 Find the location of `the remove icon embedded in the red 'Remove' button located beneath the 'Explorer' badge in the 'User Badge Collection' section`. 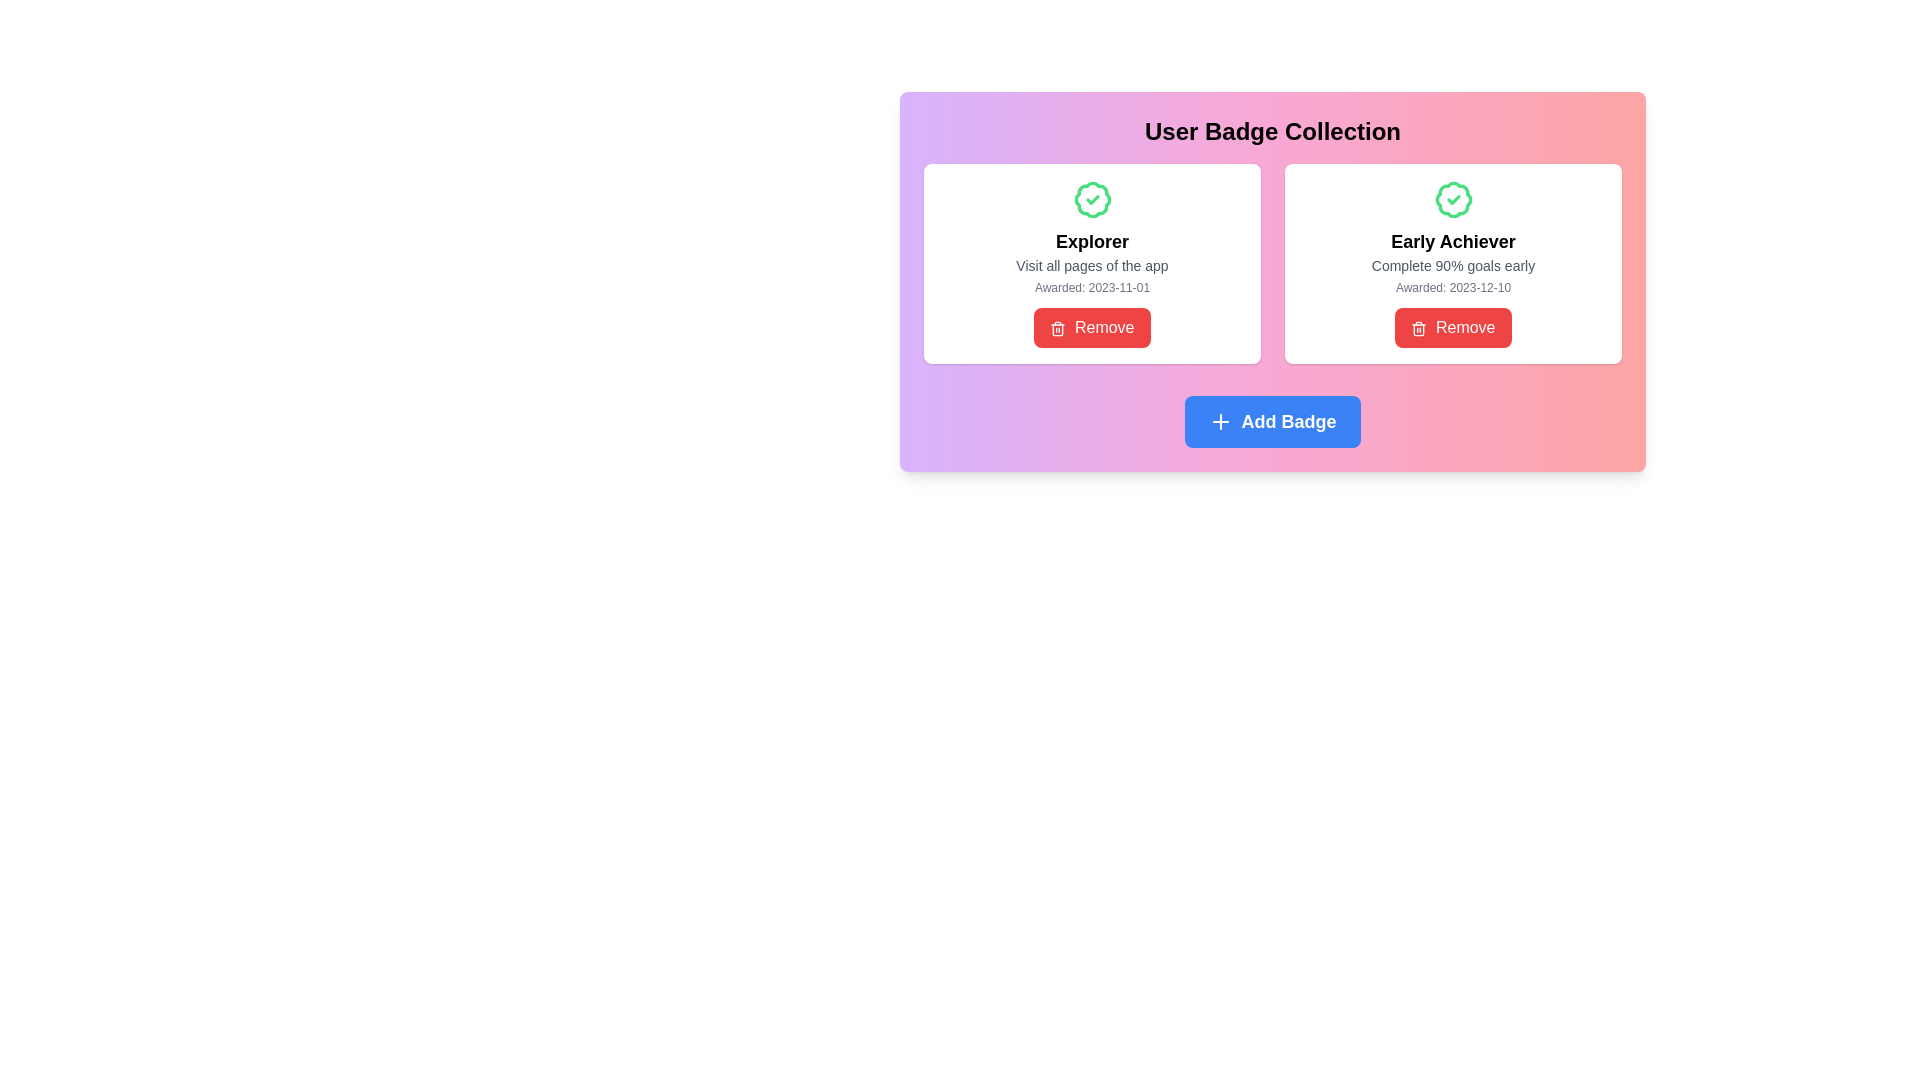

the remove icon embedded in the red 'Remove' button located beneath the 'Explorer' badge in the 'User Badge Collection' section is located at coordinates (1057, 327).